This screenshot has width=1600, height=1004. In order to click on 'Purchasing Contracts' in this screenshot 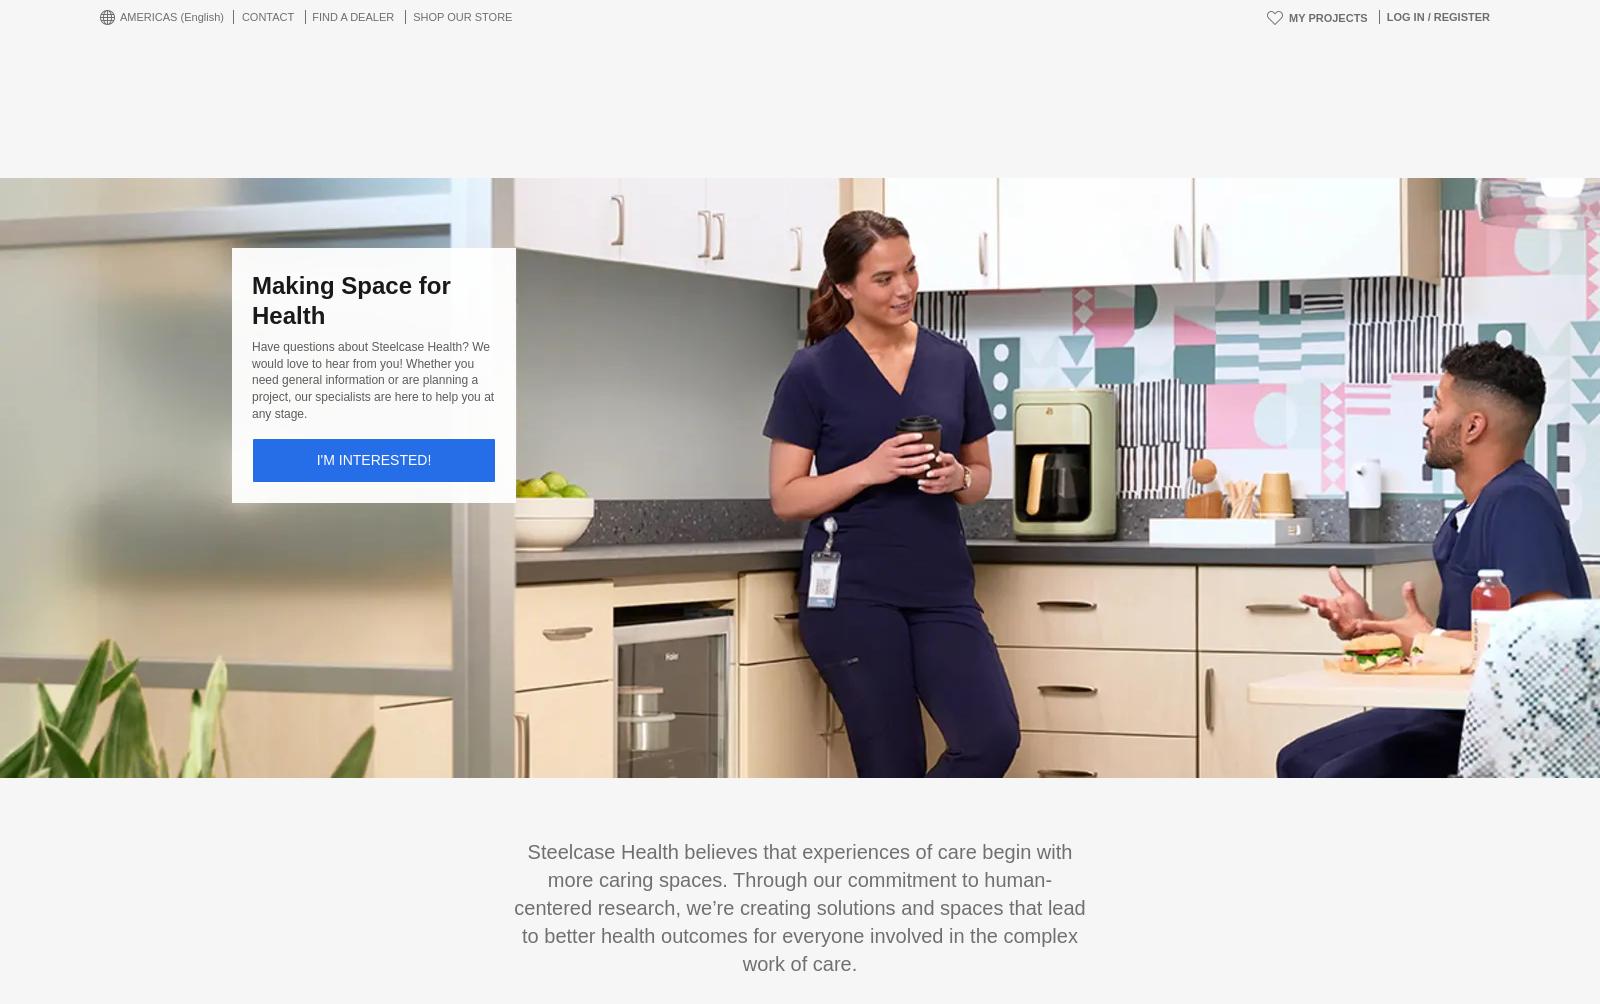, I will do `click(316, 836)`.